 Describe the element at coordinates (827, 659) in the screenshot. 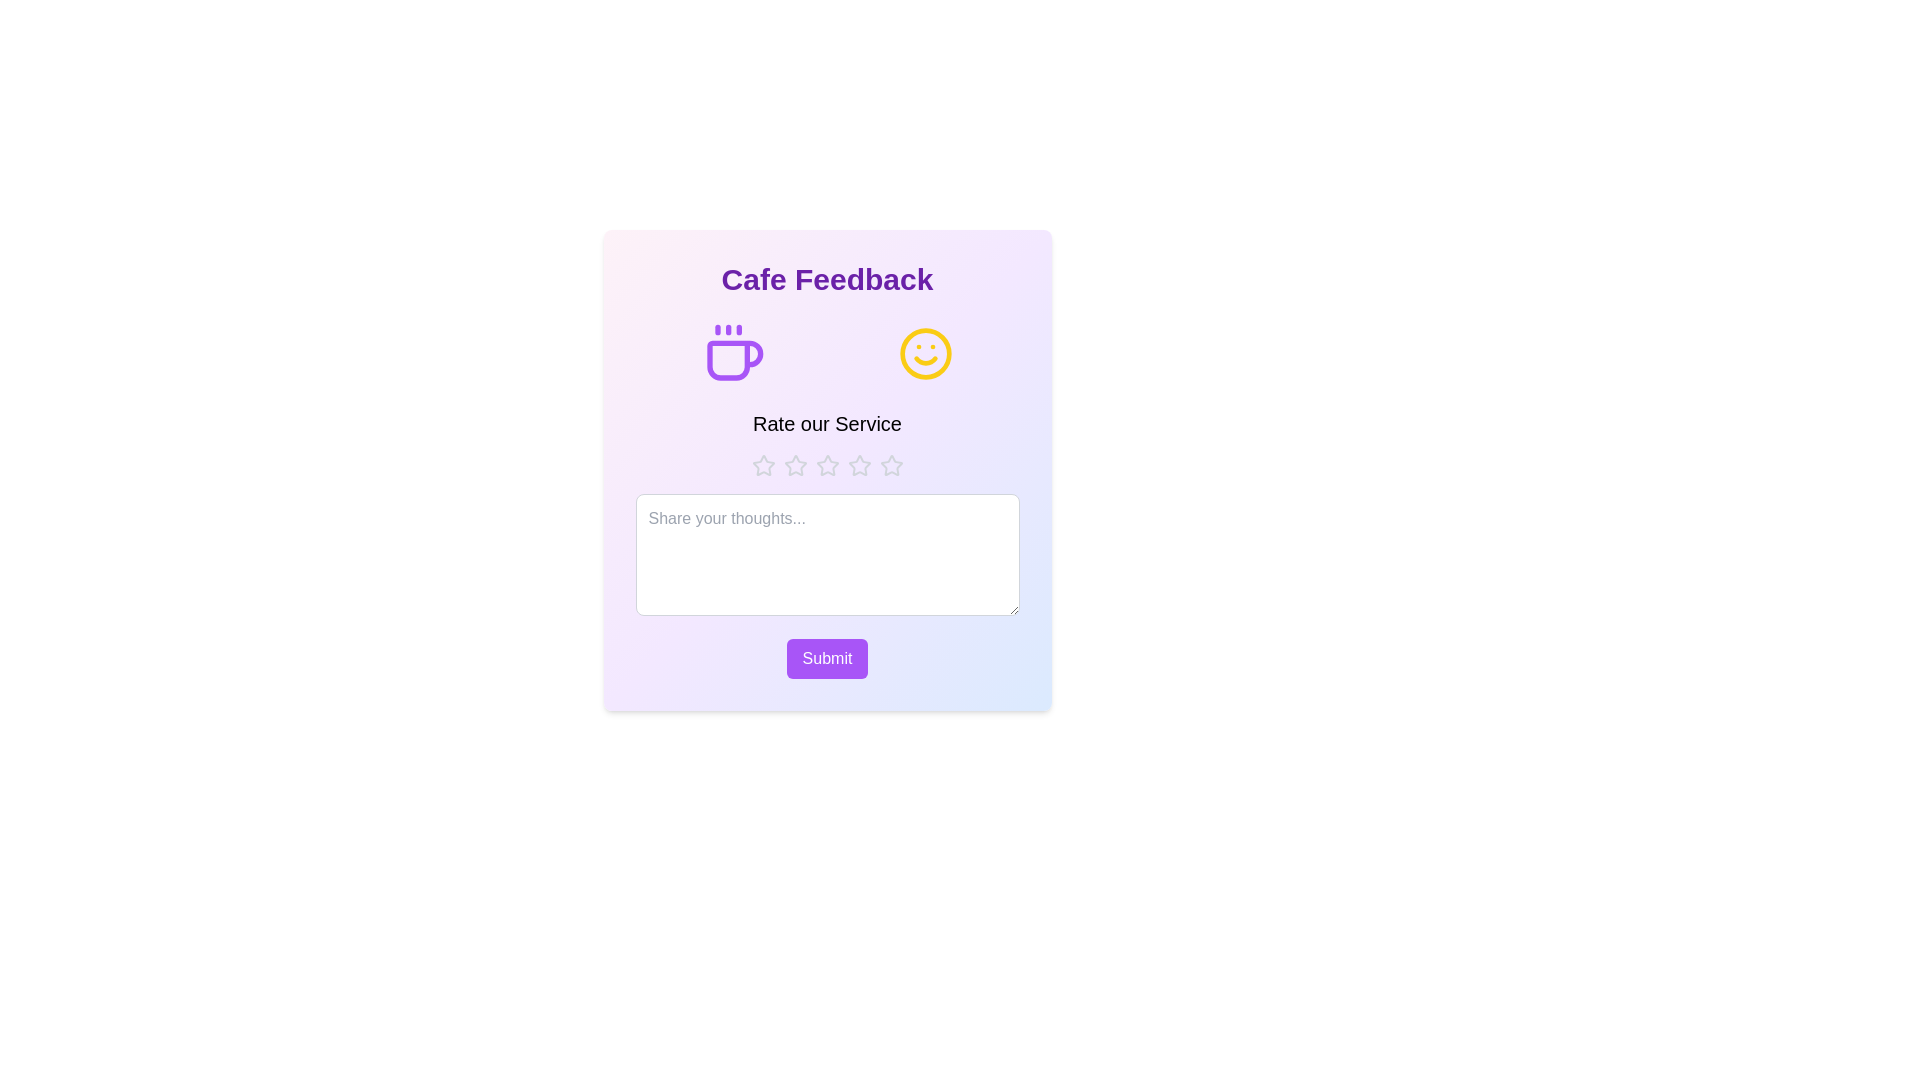

I see `submit button to send feedback` at that location.